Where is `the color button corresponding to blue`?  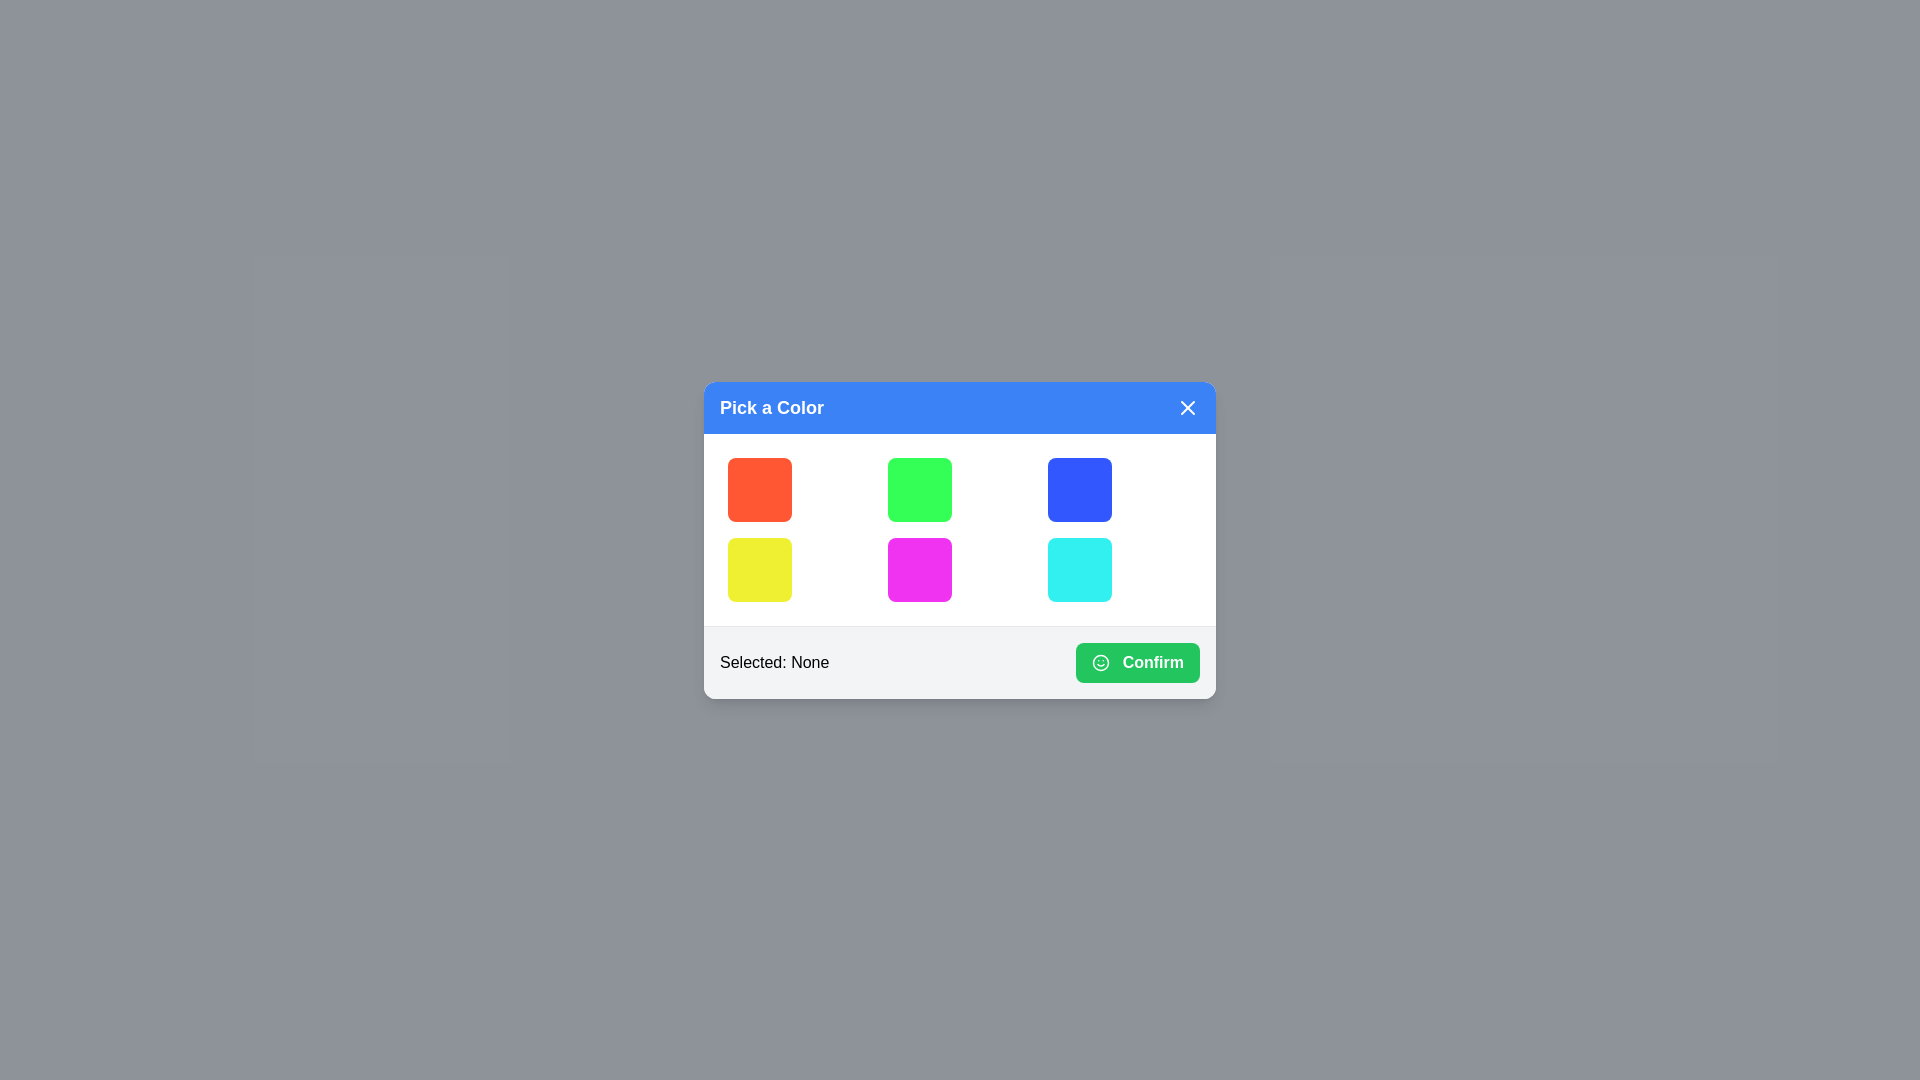
the color button corresponding to blue is located at coordinates (1079, 489).